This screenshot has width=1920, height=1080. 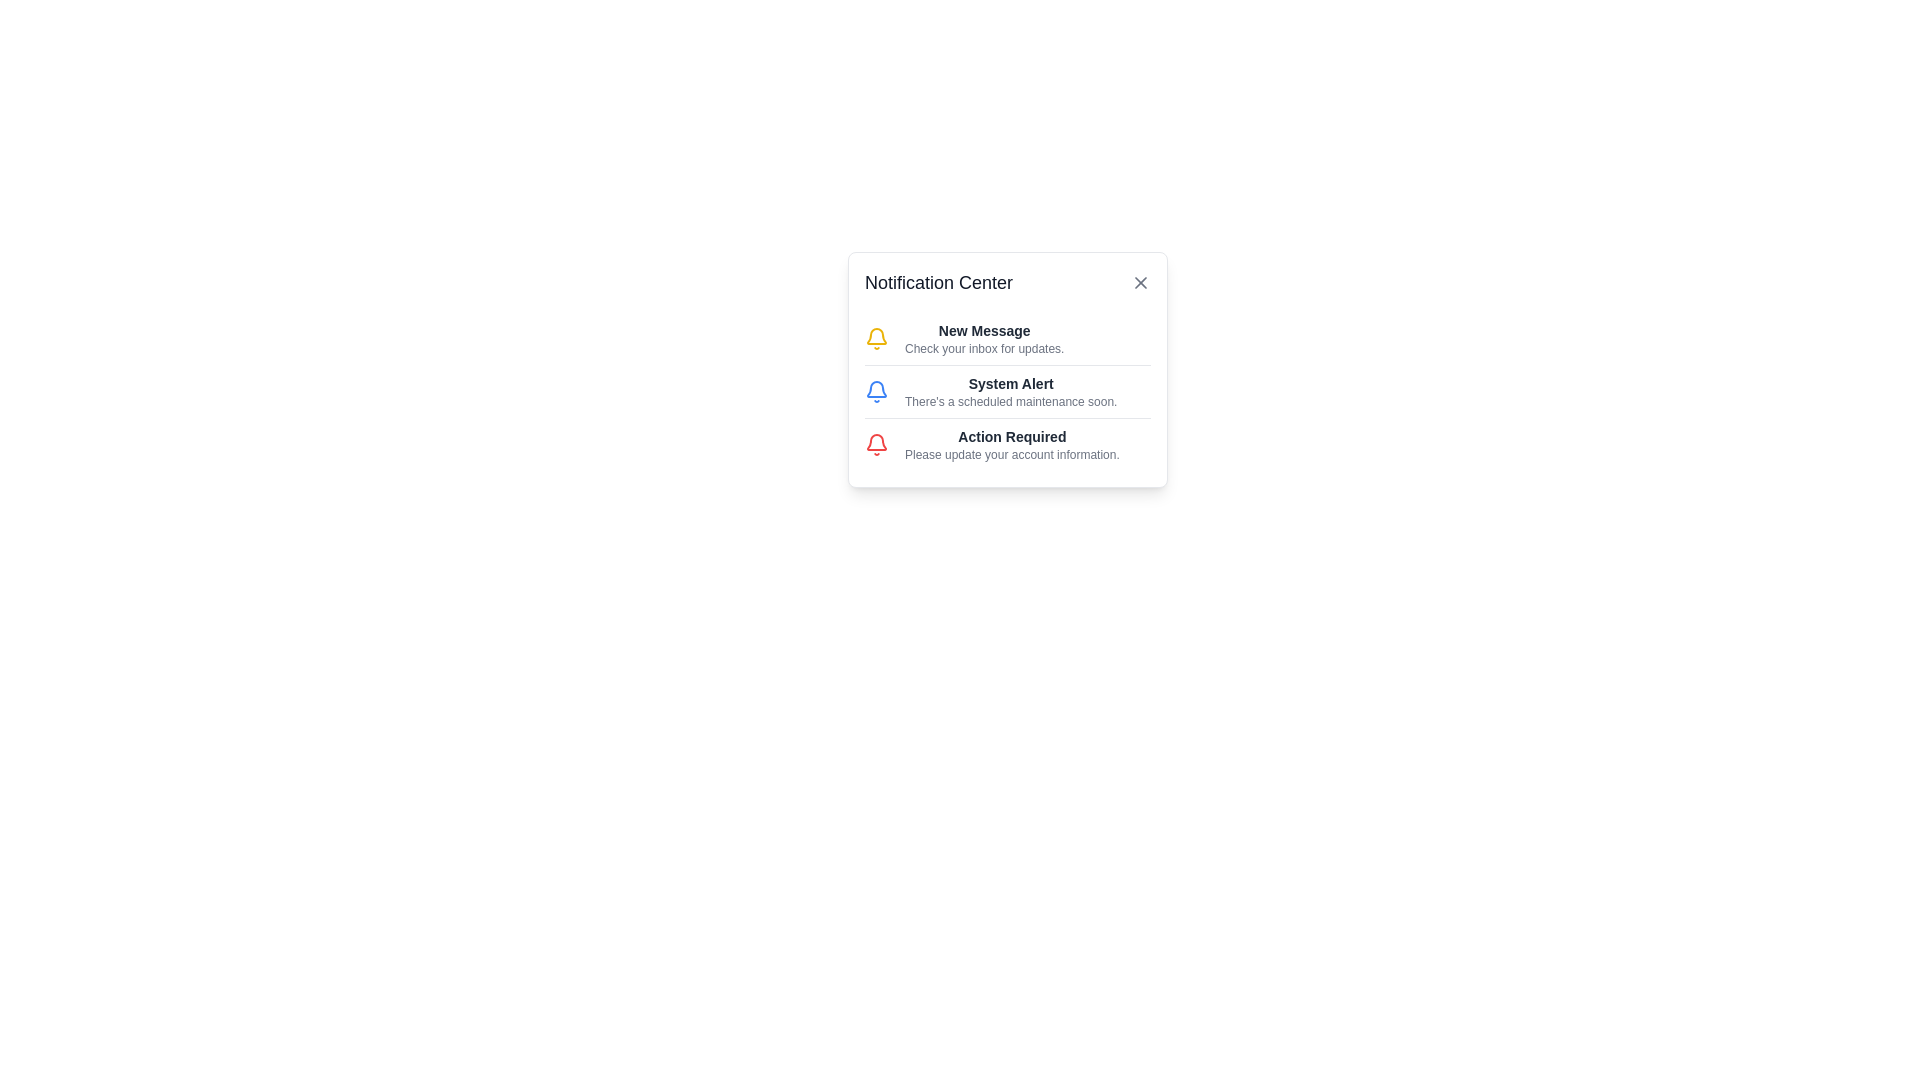 What do you see at coordinates (877, 443) in the screenshot?
I see `the alert icon indicating 'Action Required', which is positioned to the left of the text 'Action Required'` at bounding box center [877, 443].